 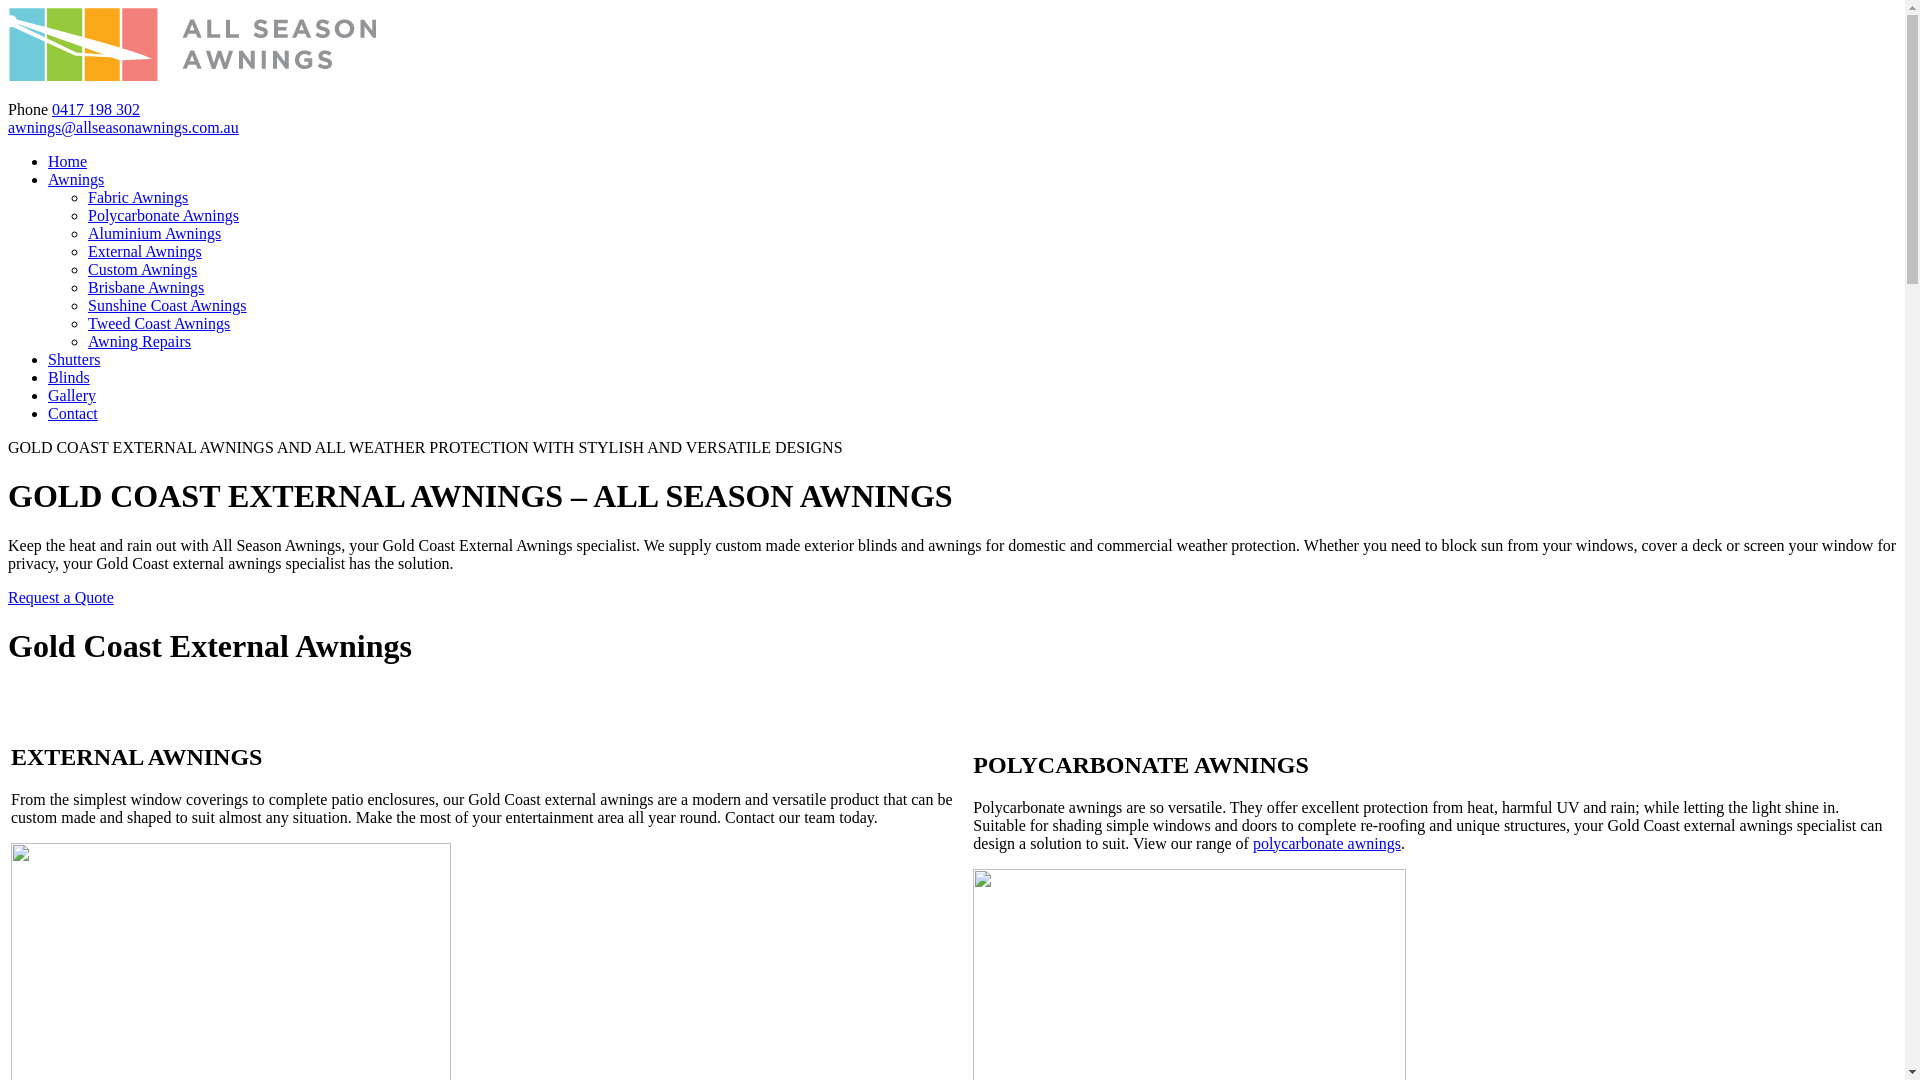 What do you see at coordinates (143, 250) in the screenshot?
I see `'External Awnings'` at bounding box center [143, 250].